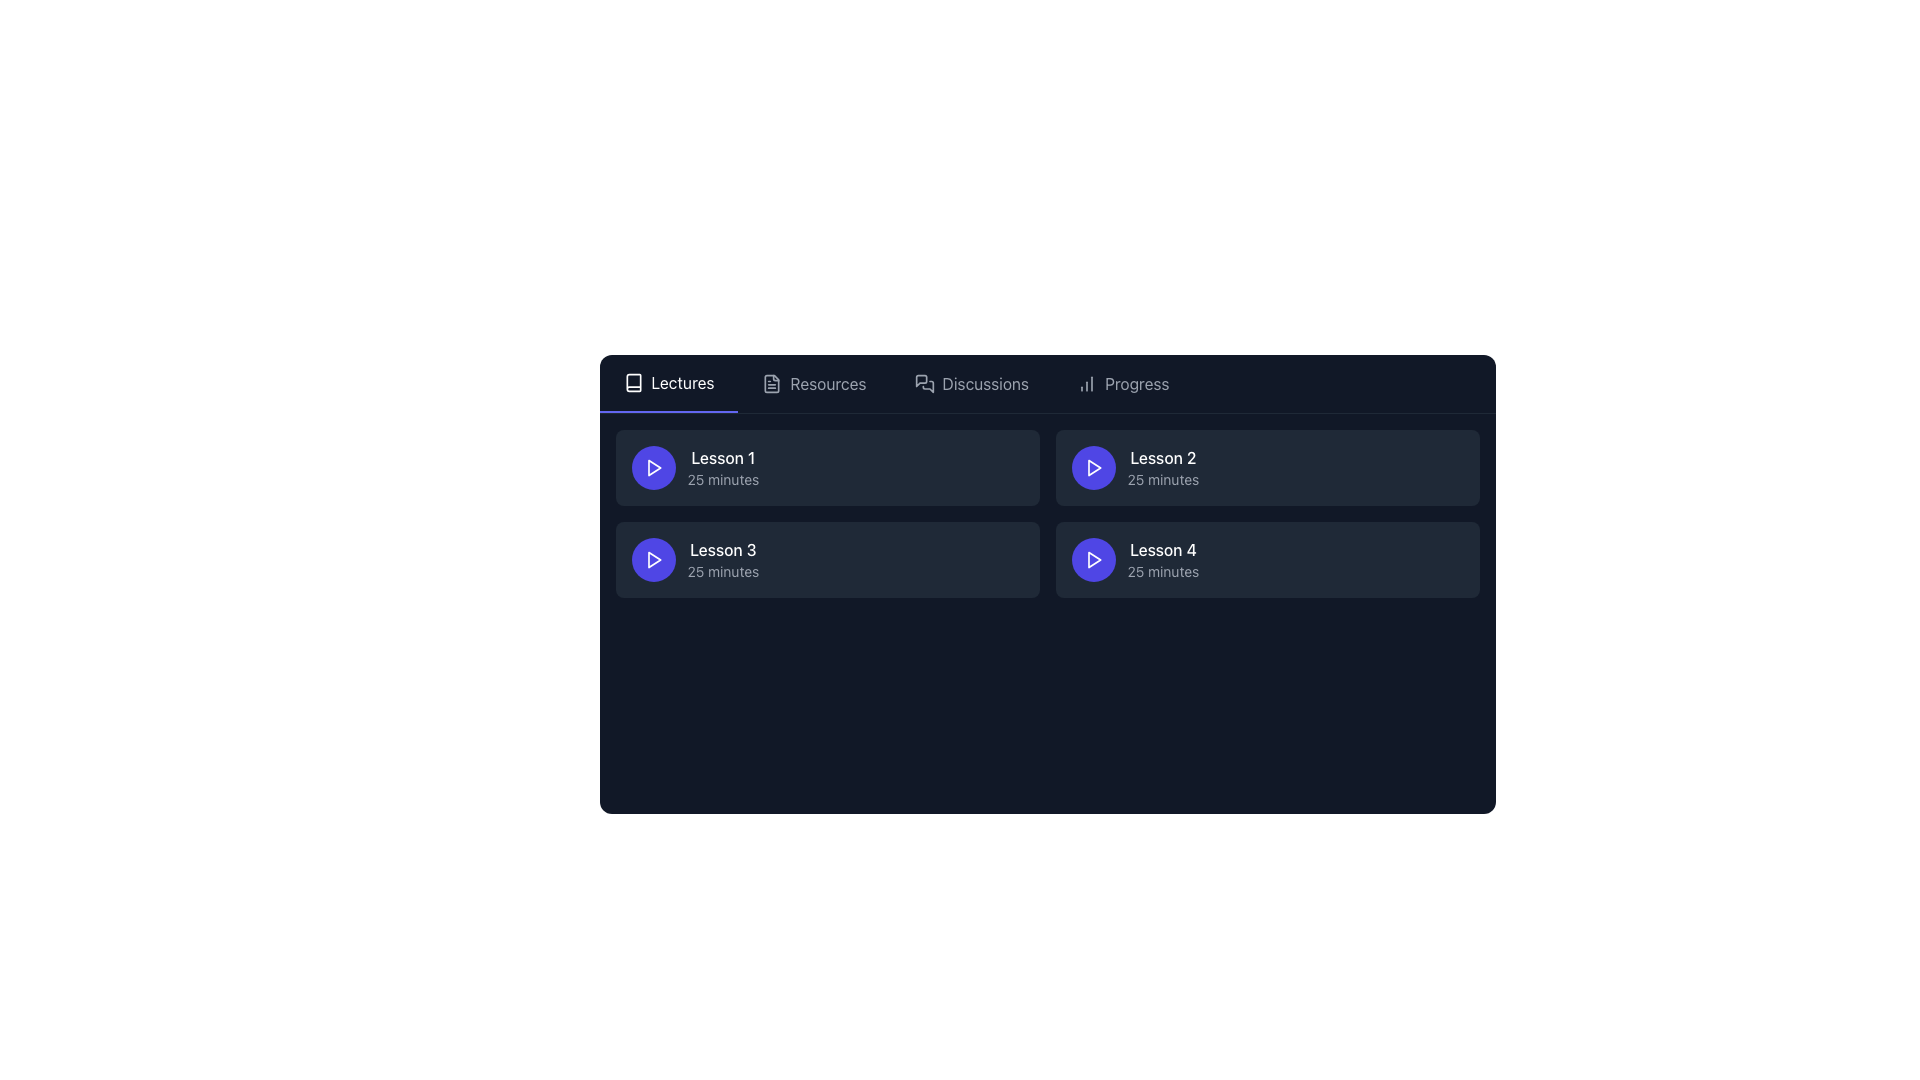 The image size is (1920, 1080). What do you see at coordinates (923, 384) in the screenshot?
I see `the messaging icon shaped like two overlapping speech bubbles located in the top navigation bar to the left of the text 'Discussions'` at bounding box center [923, 384].